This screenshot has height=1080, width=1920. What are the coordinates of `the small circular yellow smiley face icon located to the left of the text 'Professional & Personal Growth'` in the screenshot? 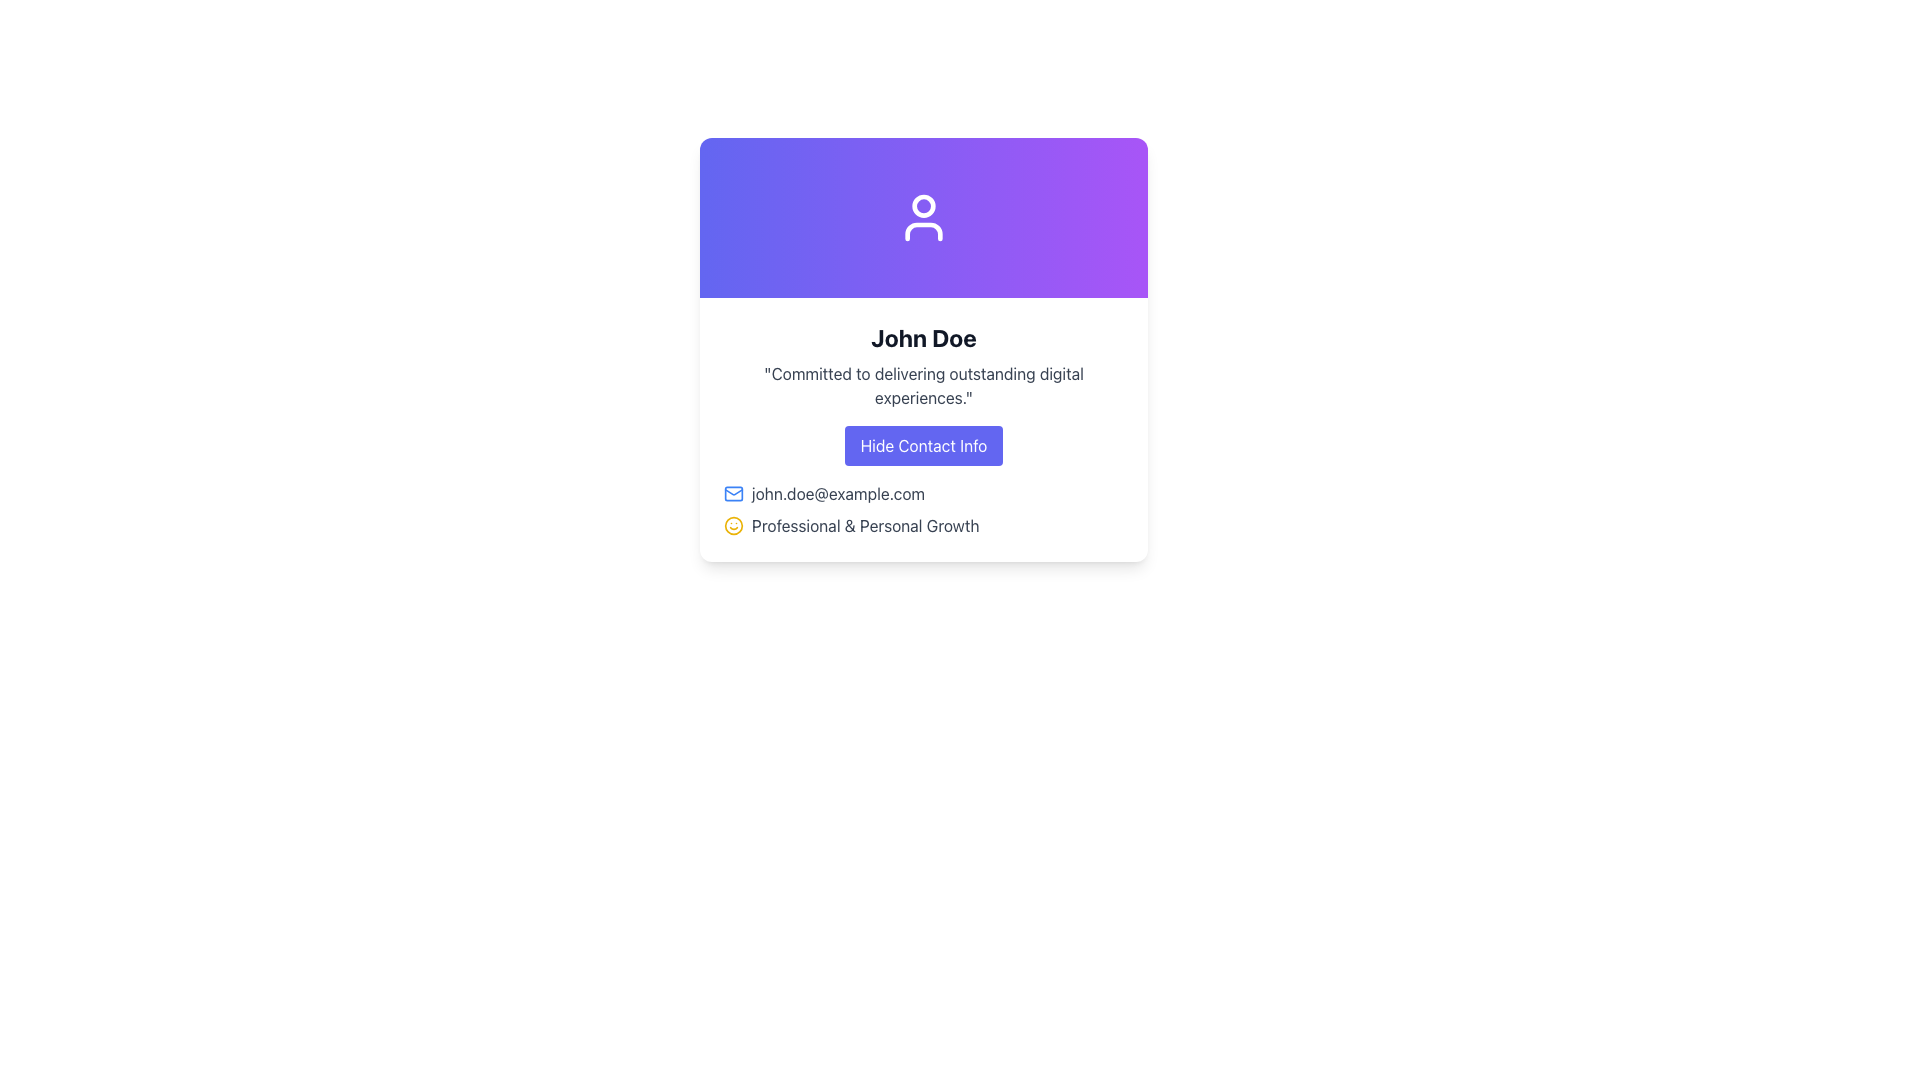 It's located at (733, 524).